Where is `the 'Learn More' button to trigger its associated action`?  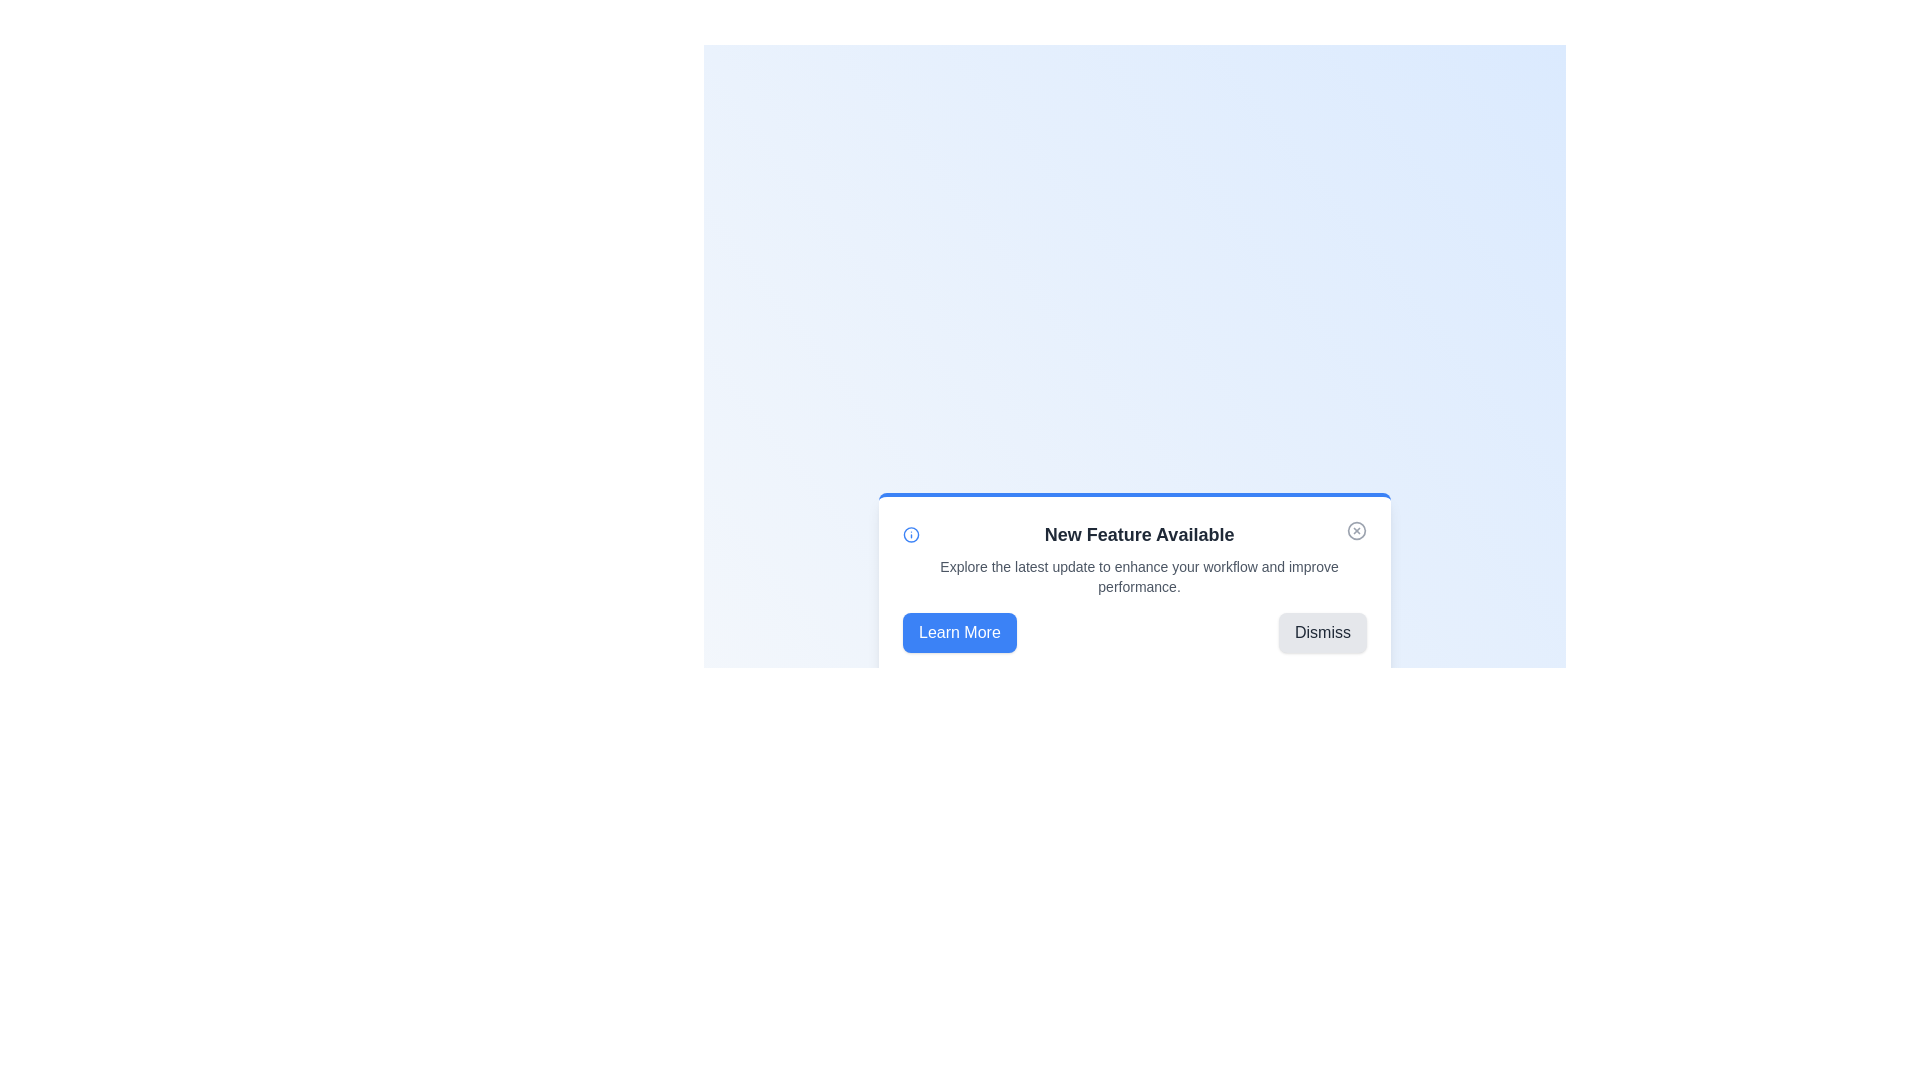 the 'Learn More' button to trigger its associated action is located at coordinates (958, 632).